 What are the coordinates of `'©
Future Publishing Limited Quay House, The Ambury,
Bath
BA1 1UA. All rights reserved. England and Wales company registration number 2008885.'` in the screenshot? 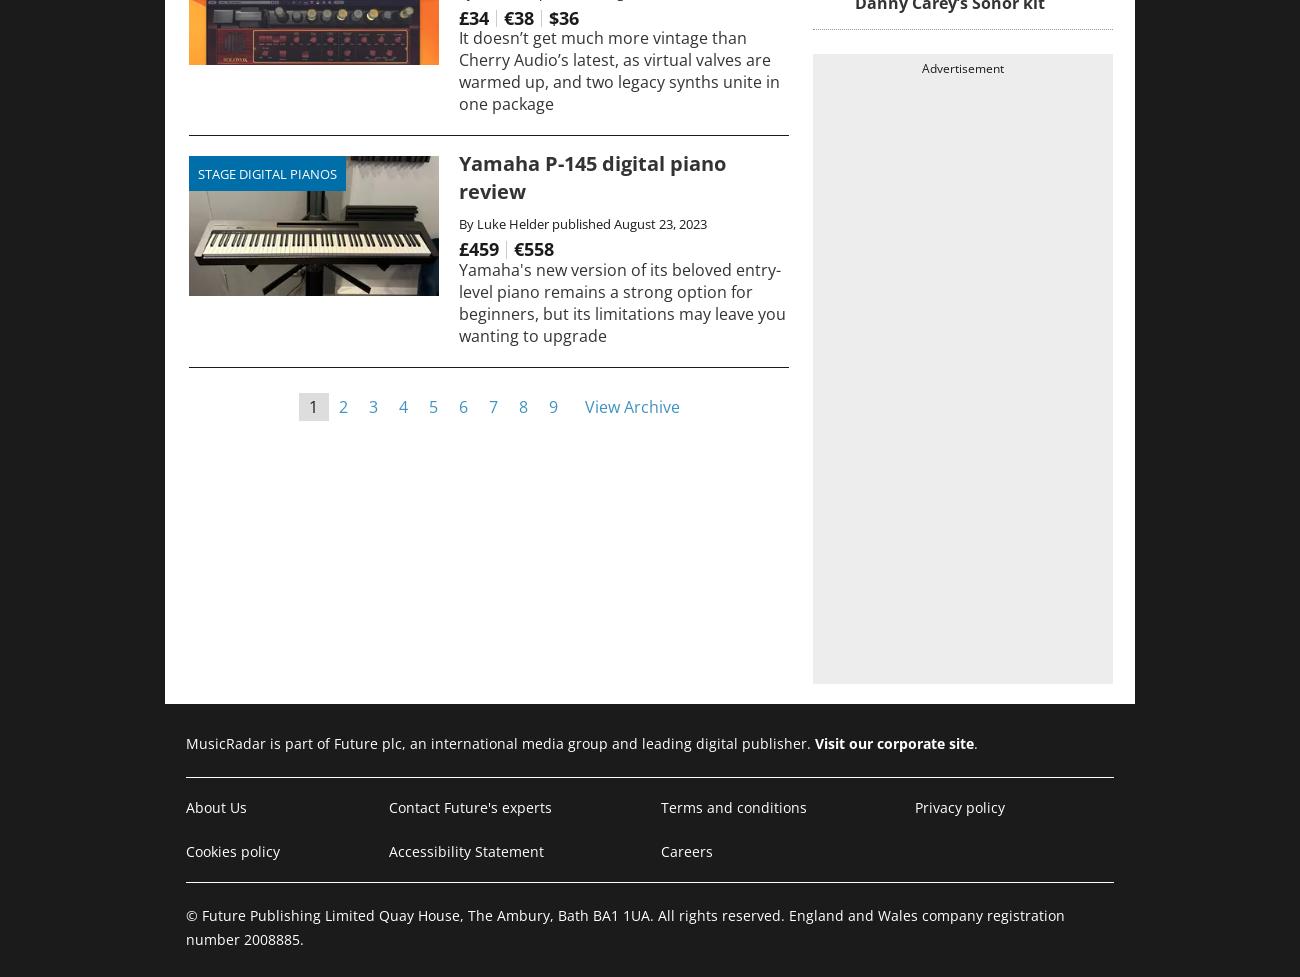 It's located at (625, 926).